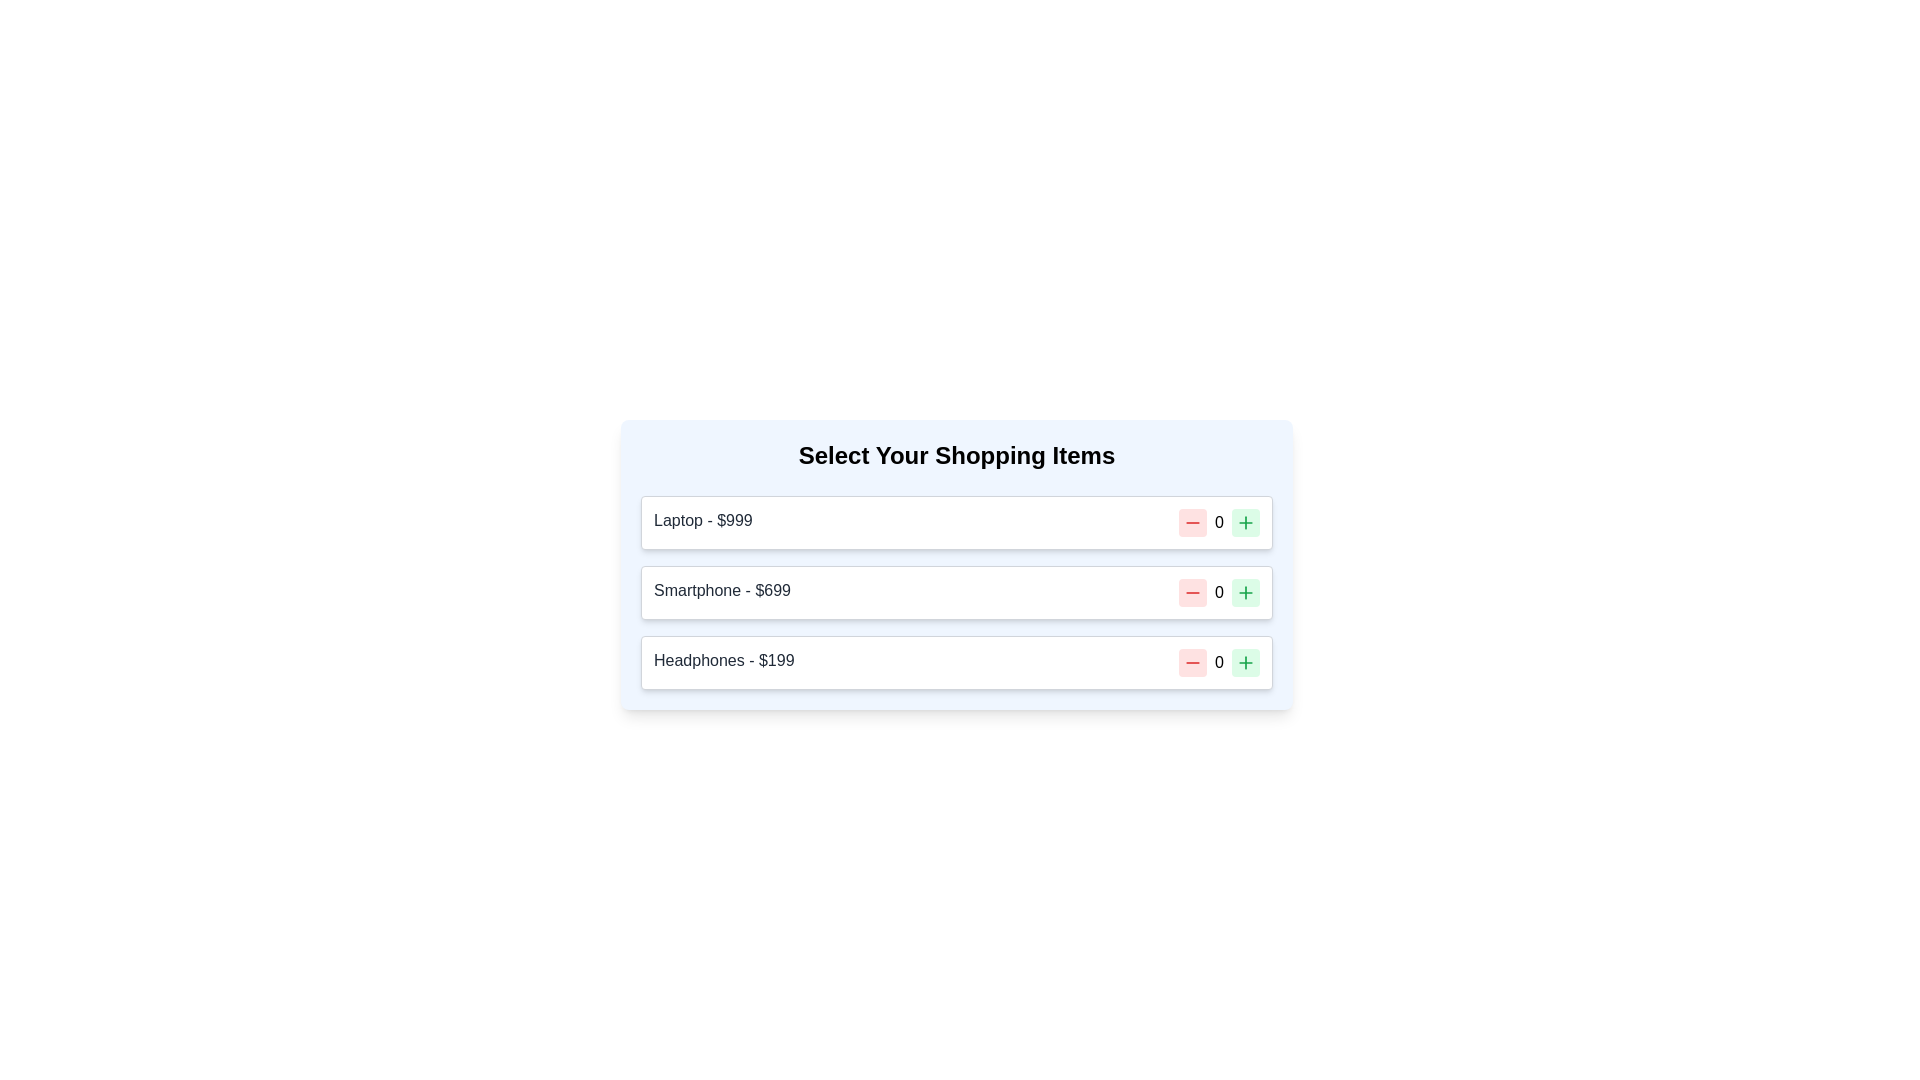 This screenshot has height=1080, width=1920. What do you see at coordinates (1218, 663) in the screenshot?
I see `the digit '0' text label representing the quantity adjustment for 'Headphones - $199' located in the central portion of the quantity adjustment panel` at bounding box center [1218, 663].